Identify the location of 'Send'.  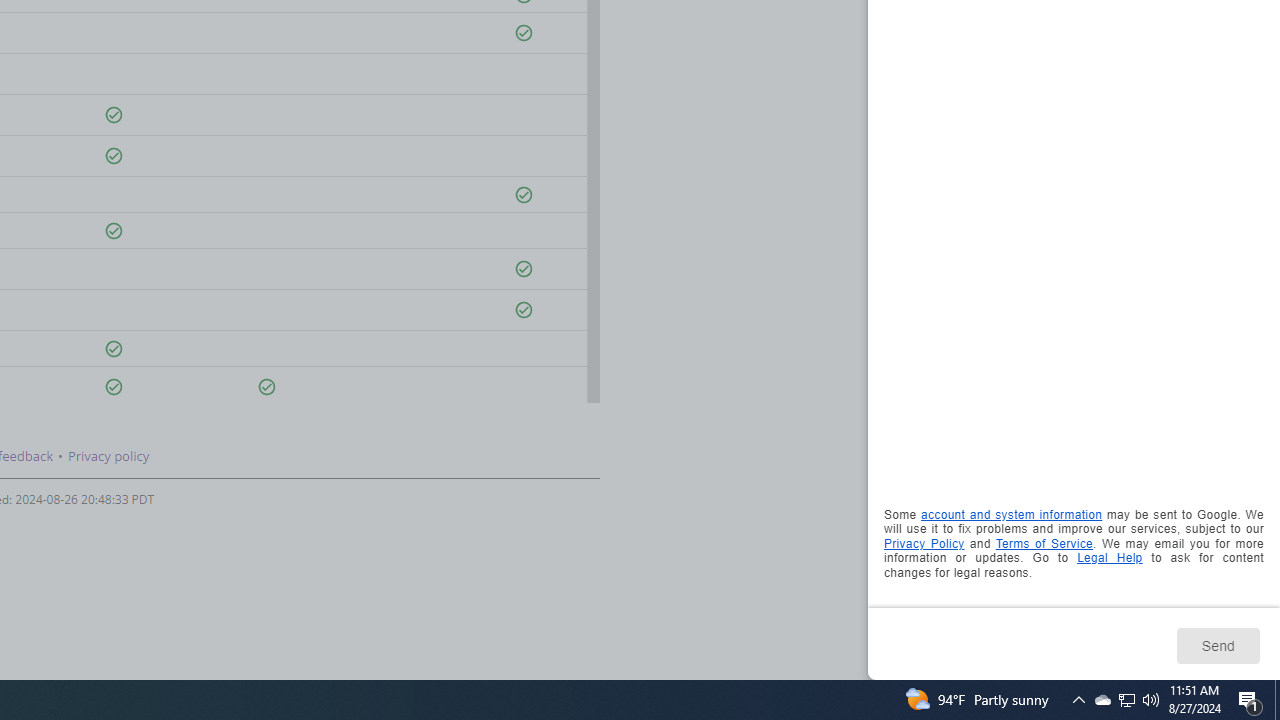
(1216, 645).